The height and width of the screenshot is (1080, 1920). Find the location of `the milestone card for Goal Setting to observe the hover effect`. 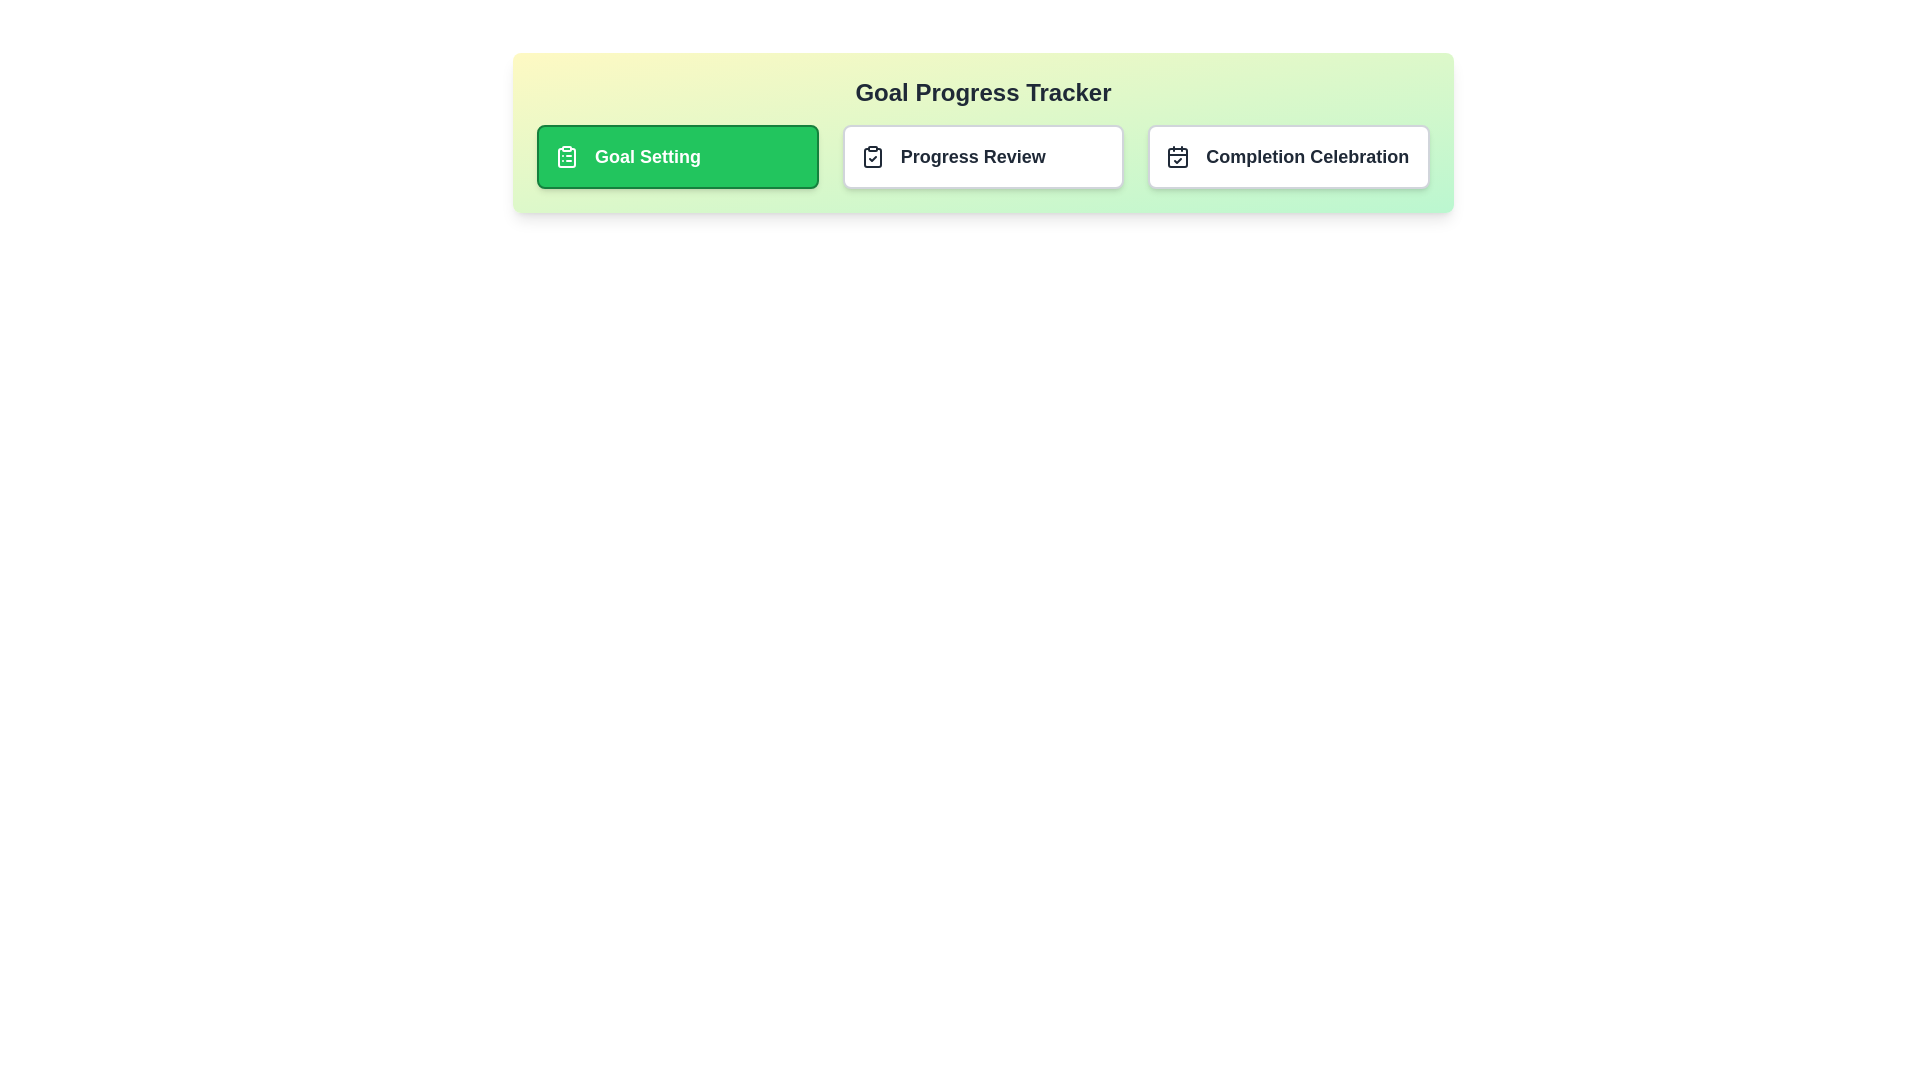

the milestone card for Goal Setting to observe the hover effect is located at coordinates (677, 156).